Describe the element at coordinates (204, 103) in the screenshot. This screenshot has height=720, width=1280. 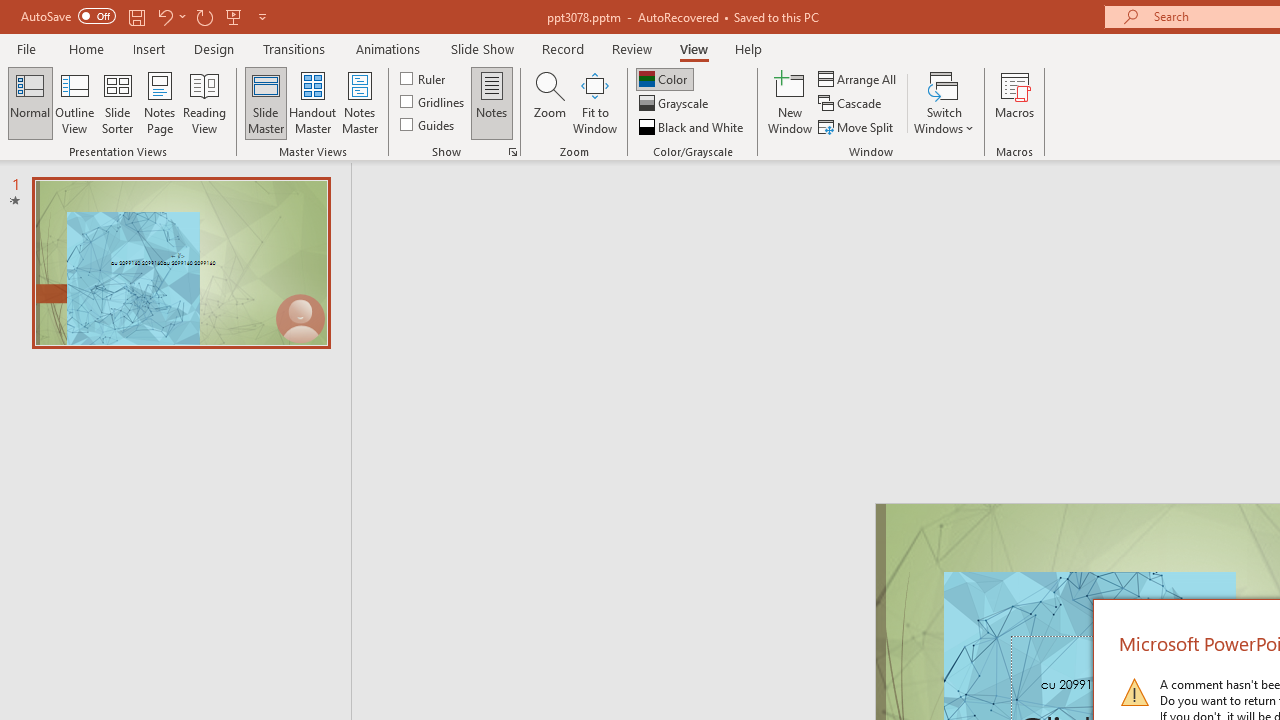
I see `'Reading View'` at that location.